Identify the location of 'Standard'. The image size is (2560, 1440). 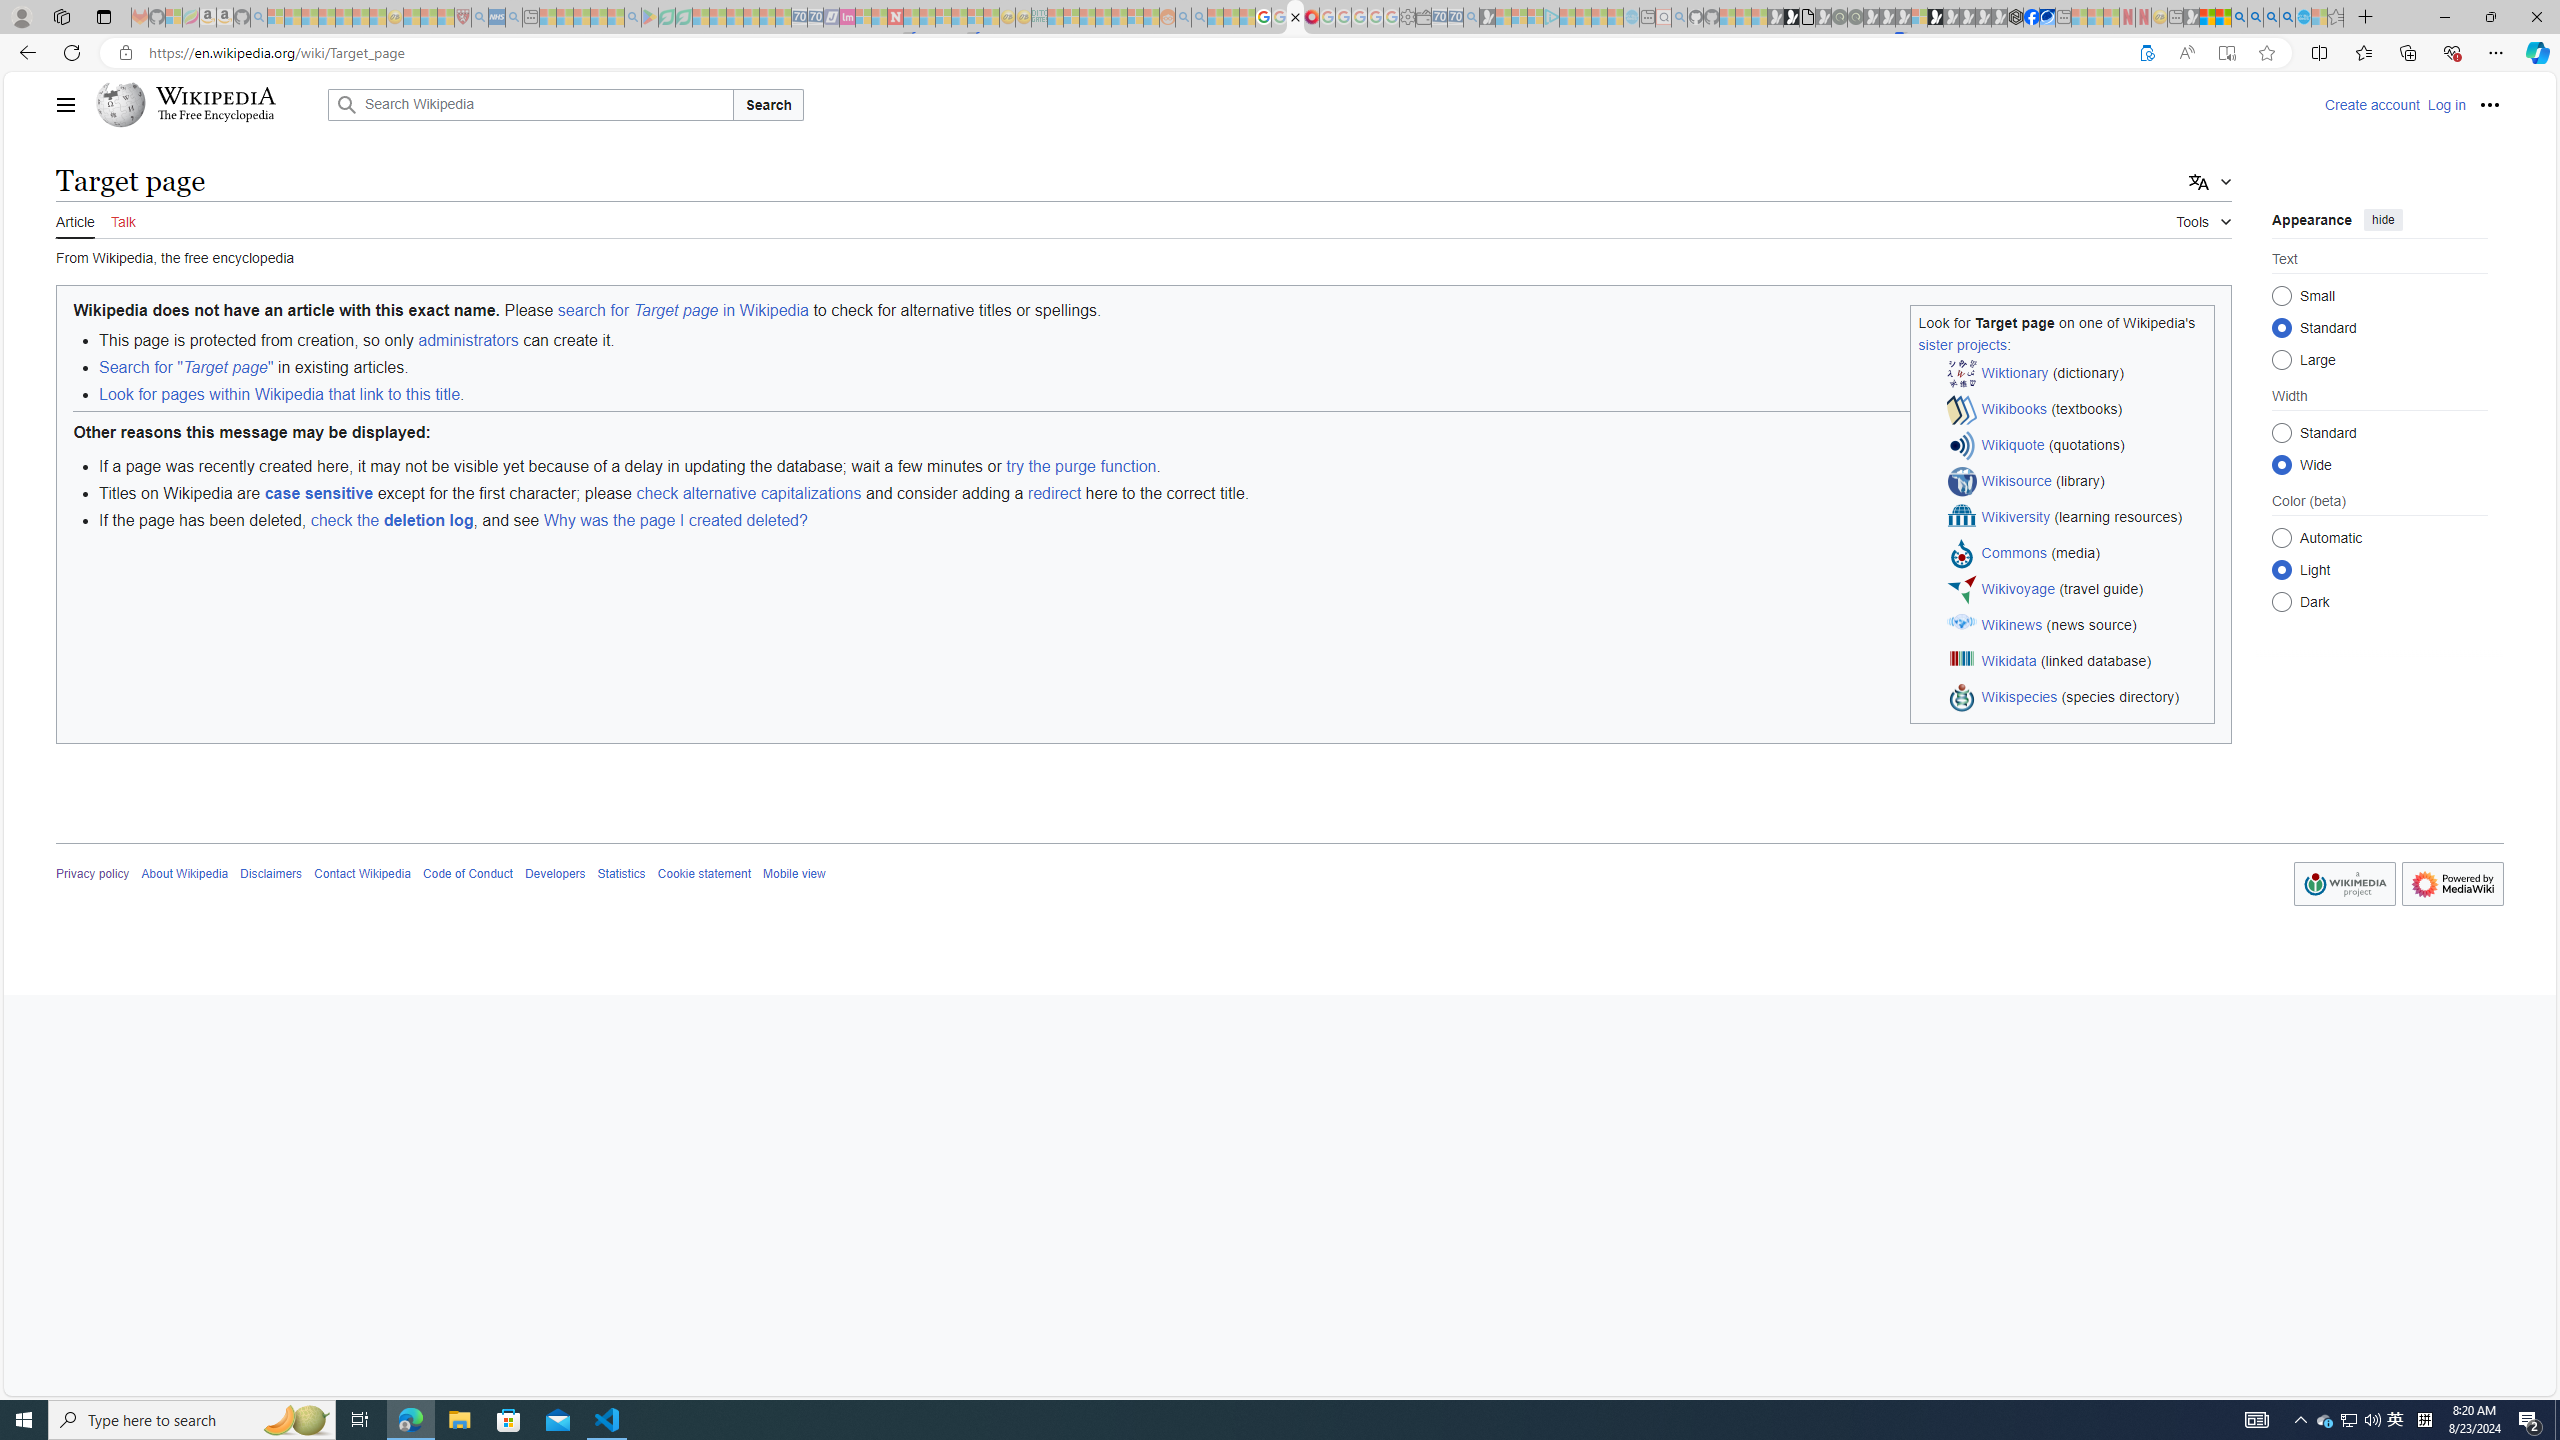
(2282, 432).